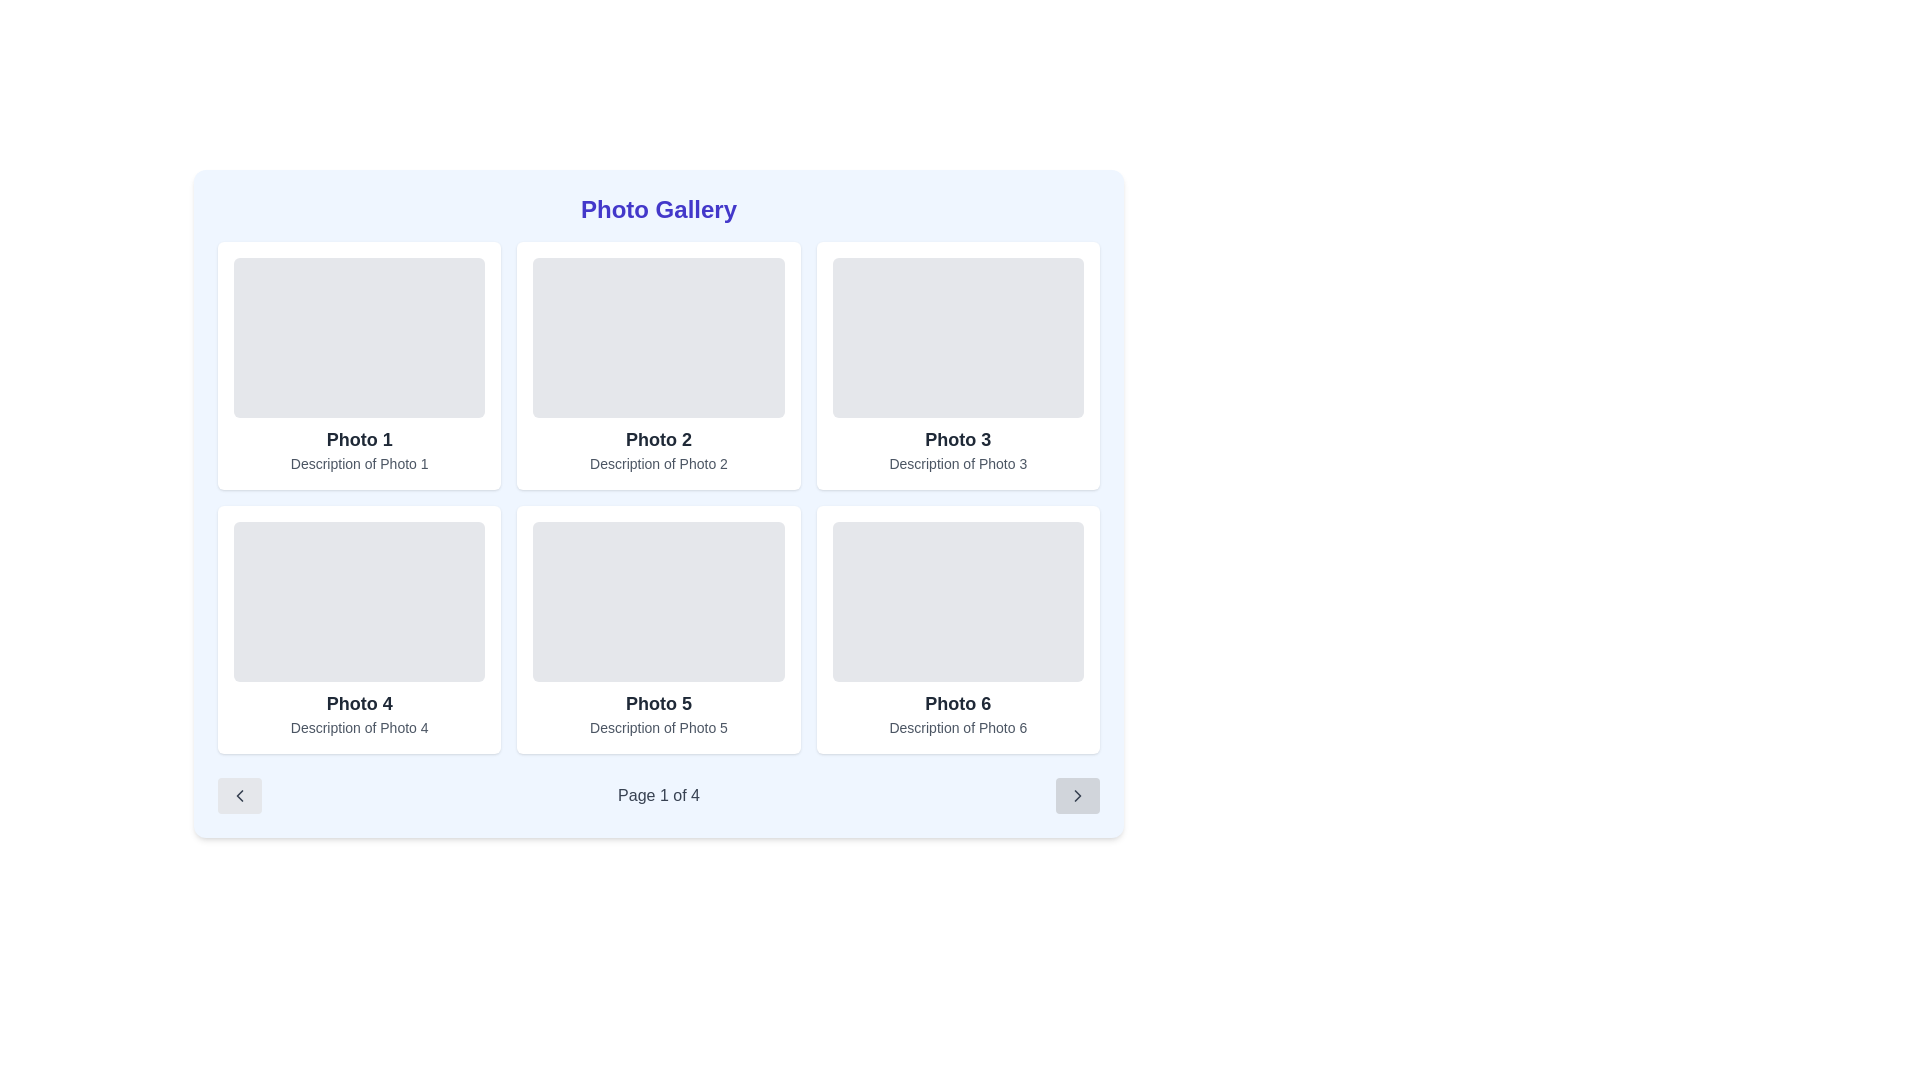  Describe the element at coordinates (957, 366) in the screenshot. I see `the third Card component in the grid layout that displays photo entries, which includes an image, title, and description` at that location.